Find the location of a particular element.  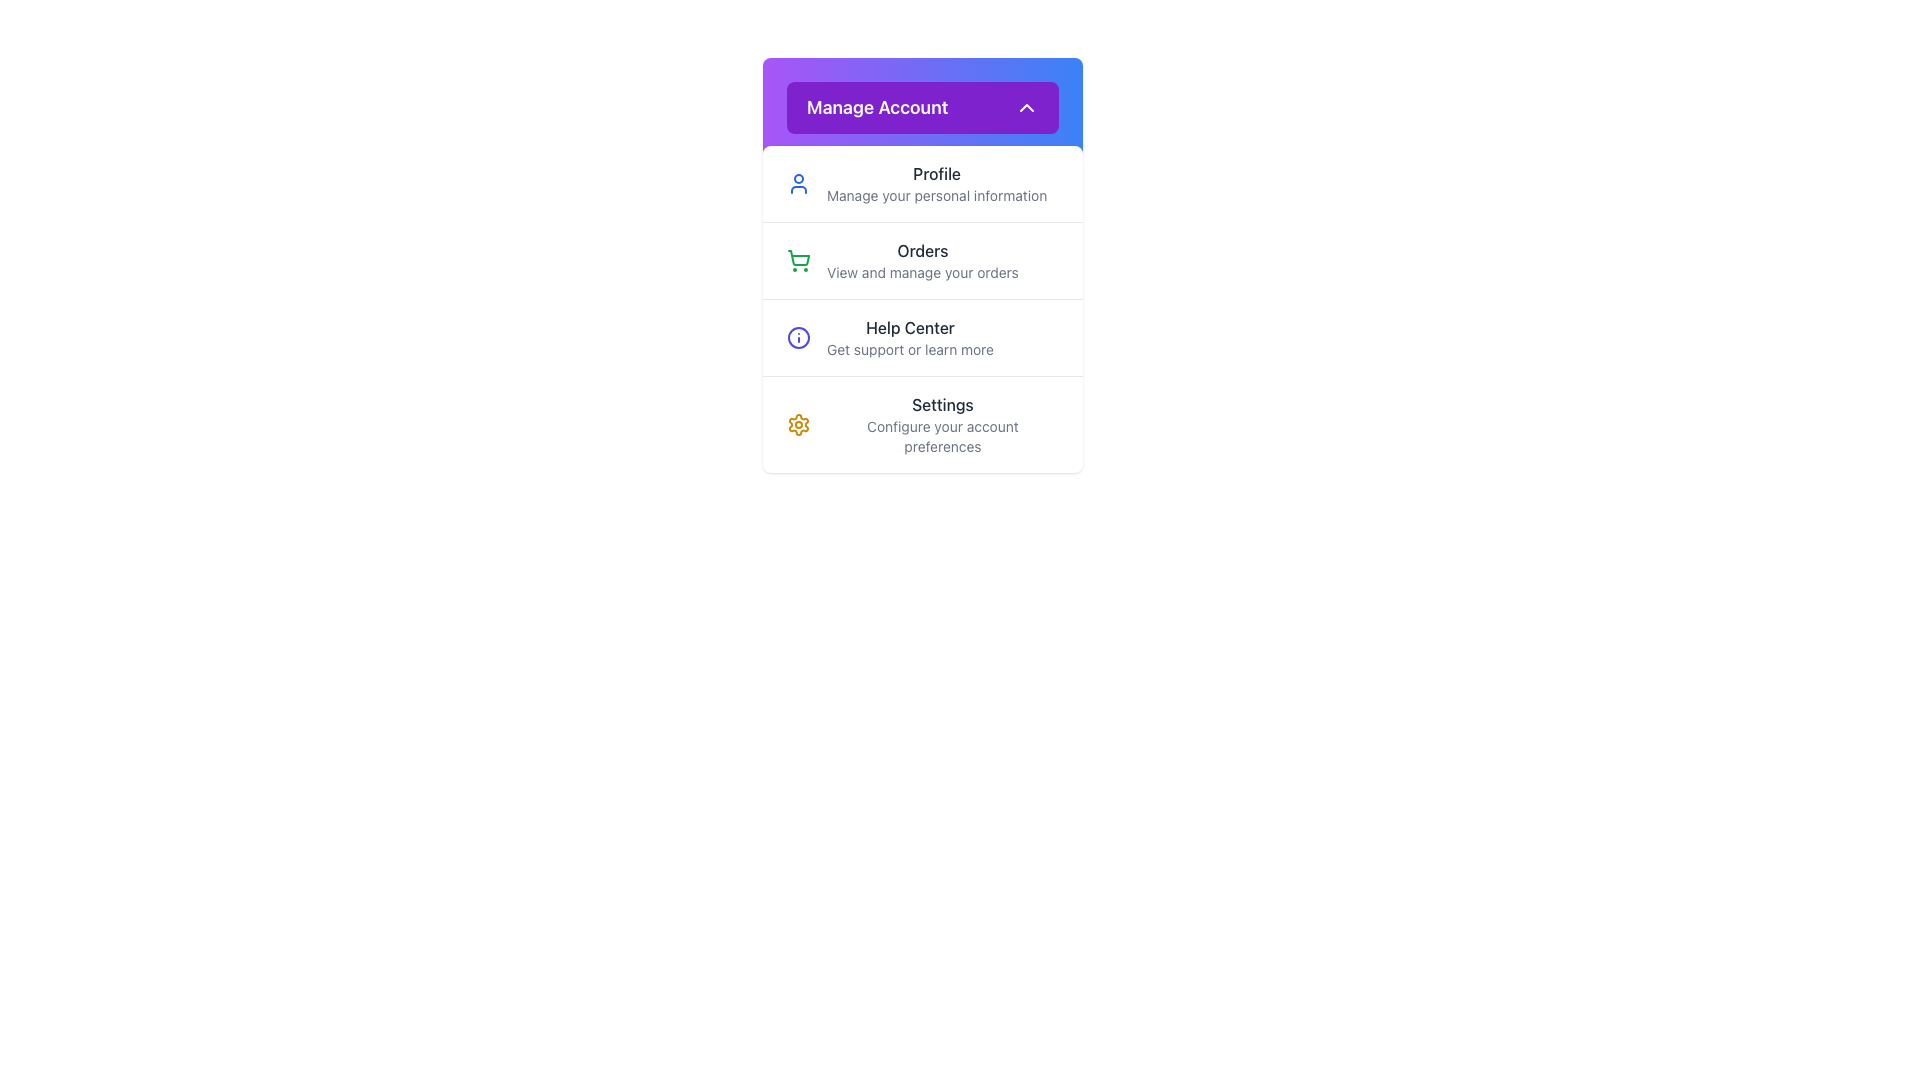

the text block that contains the message 'Configure your account preferences', which is styled with a smaller font size and gray color, positioned directly below the 'Settings' header is located at coordinates (941, 435).